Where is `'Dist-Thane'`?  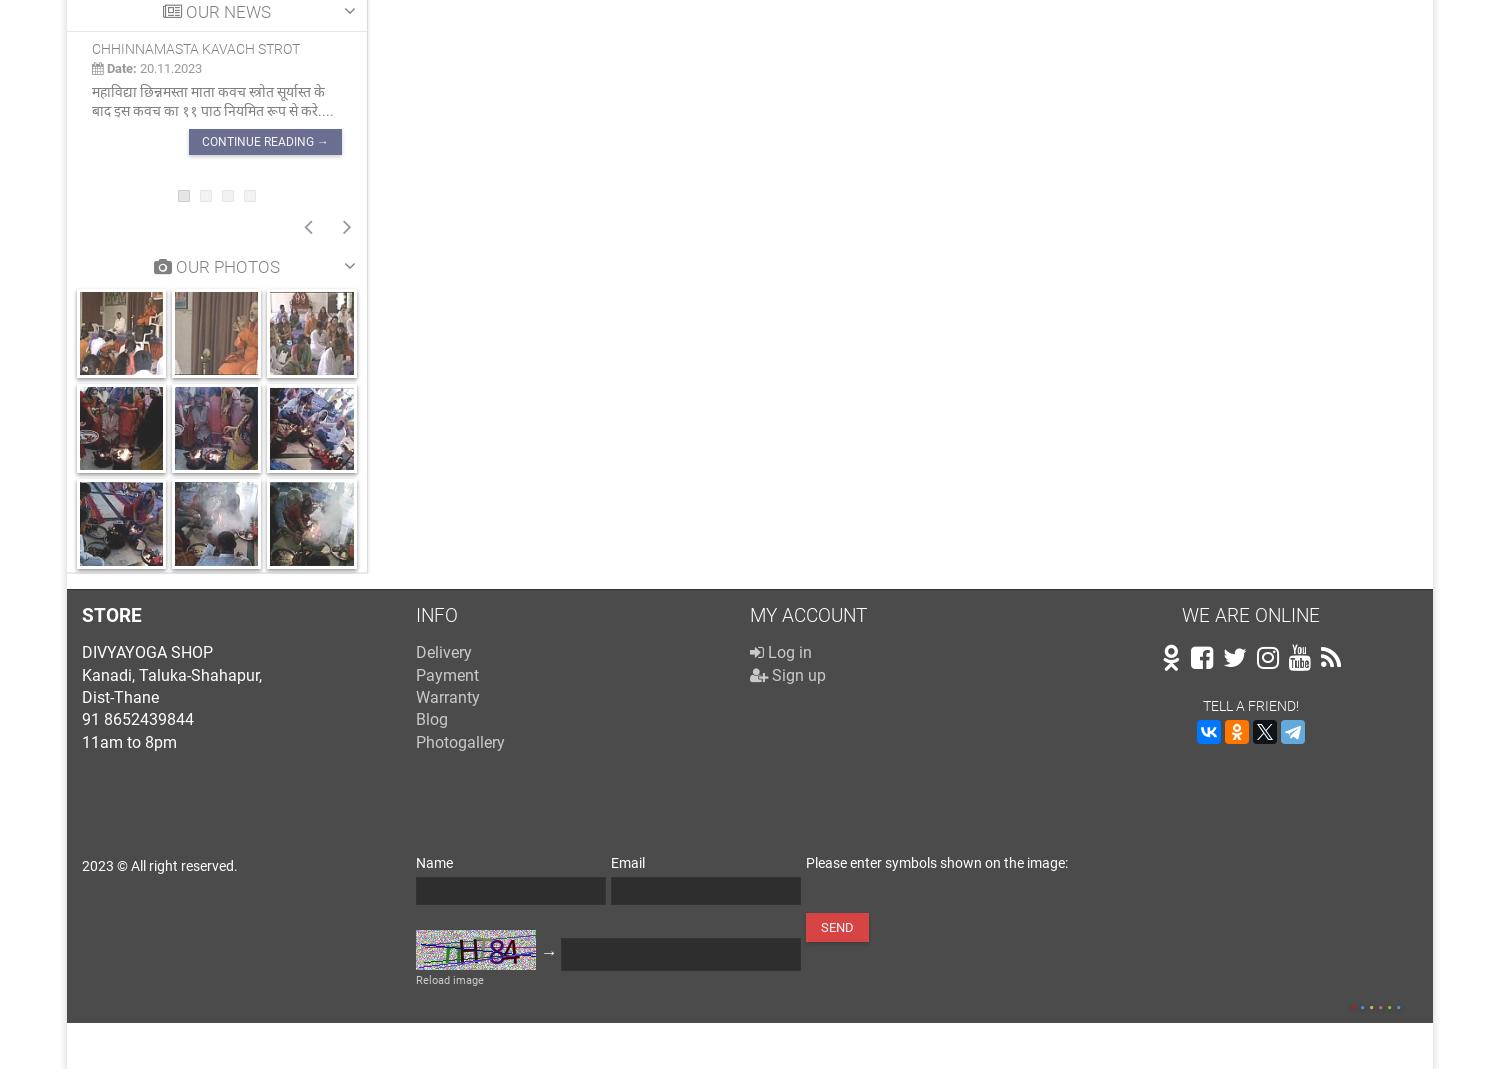 'Dist-Thane' is located at coordinates (81, 695).